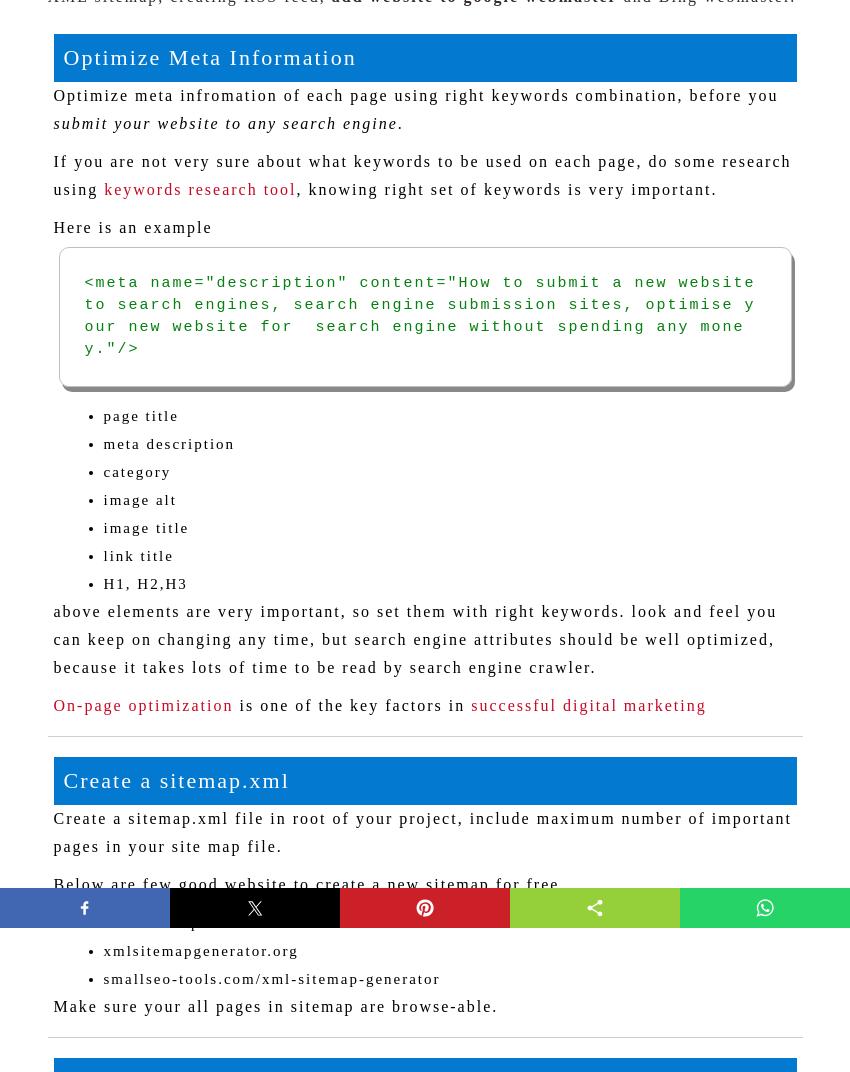 This screenshot has height=1072, width=850. What do you see at coordinates (422, 173) in the screenshot?
I see `'If you are not very sure about what keywords to be used on each page, do some research using'` at bounding box center [422, 173].